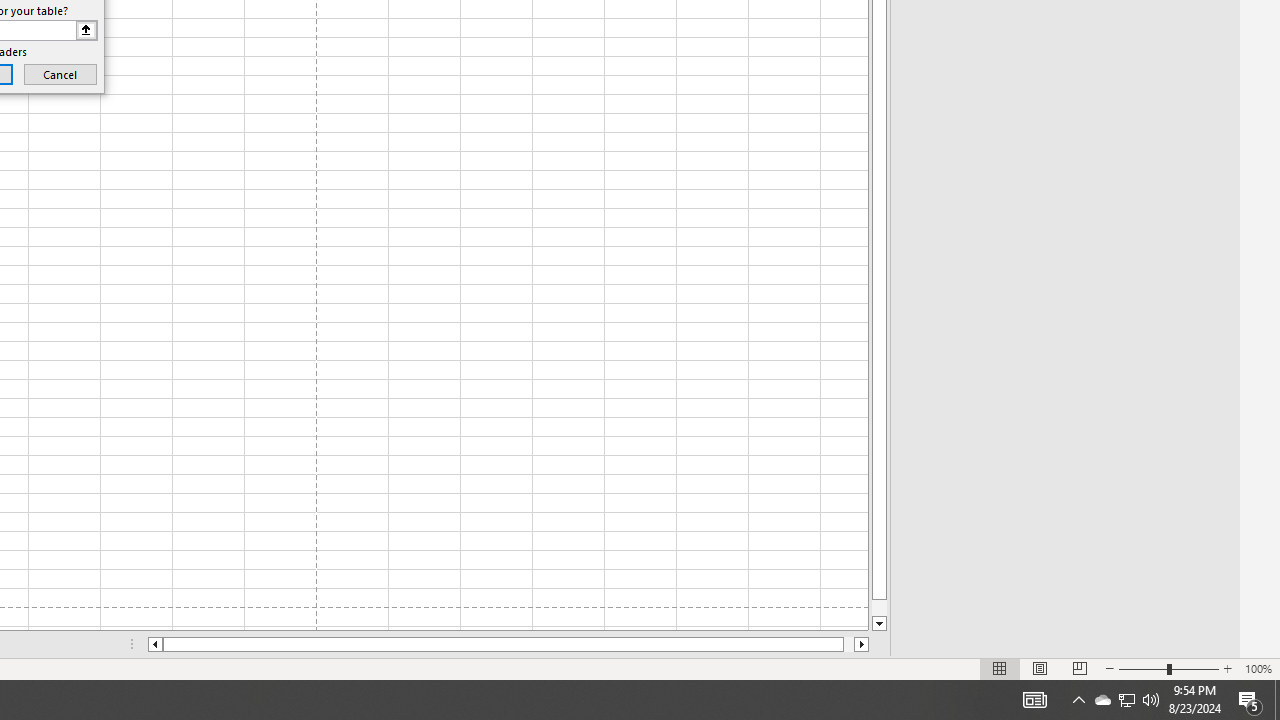  What do you see at coordinates (153, 644) in the screenshot?
I see `'Column left'` at bounding box center [153, 644].